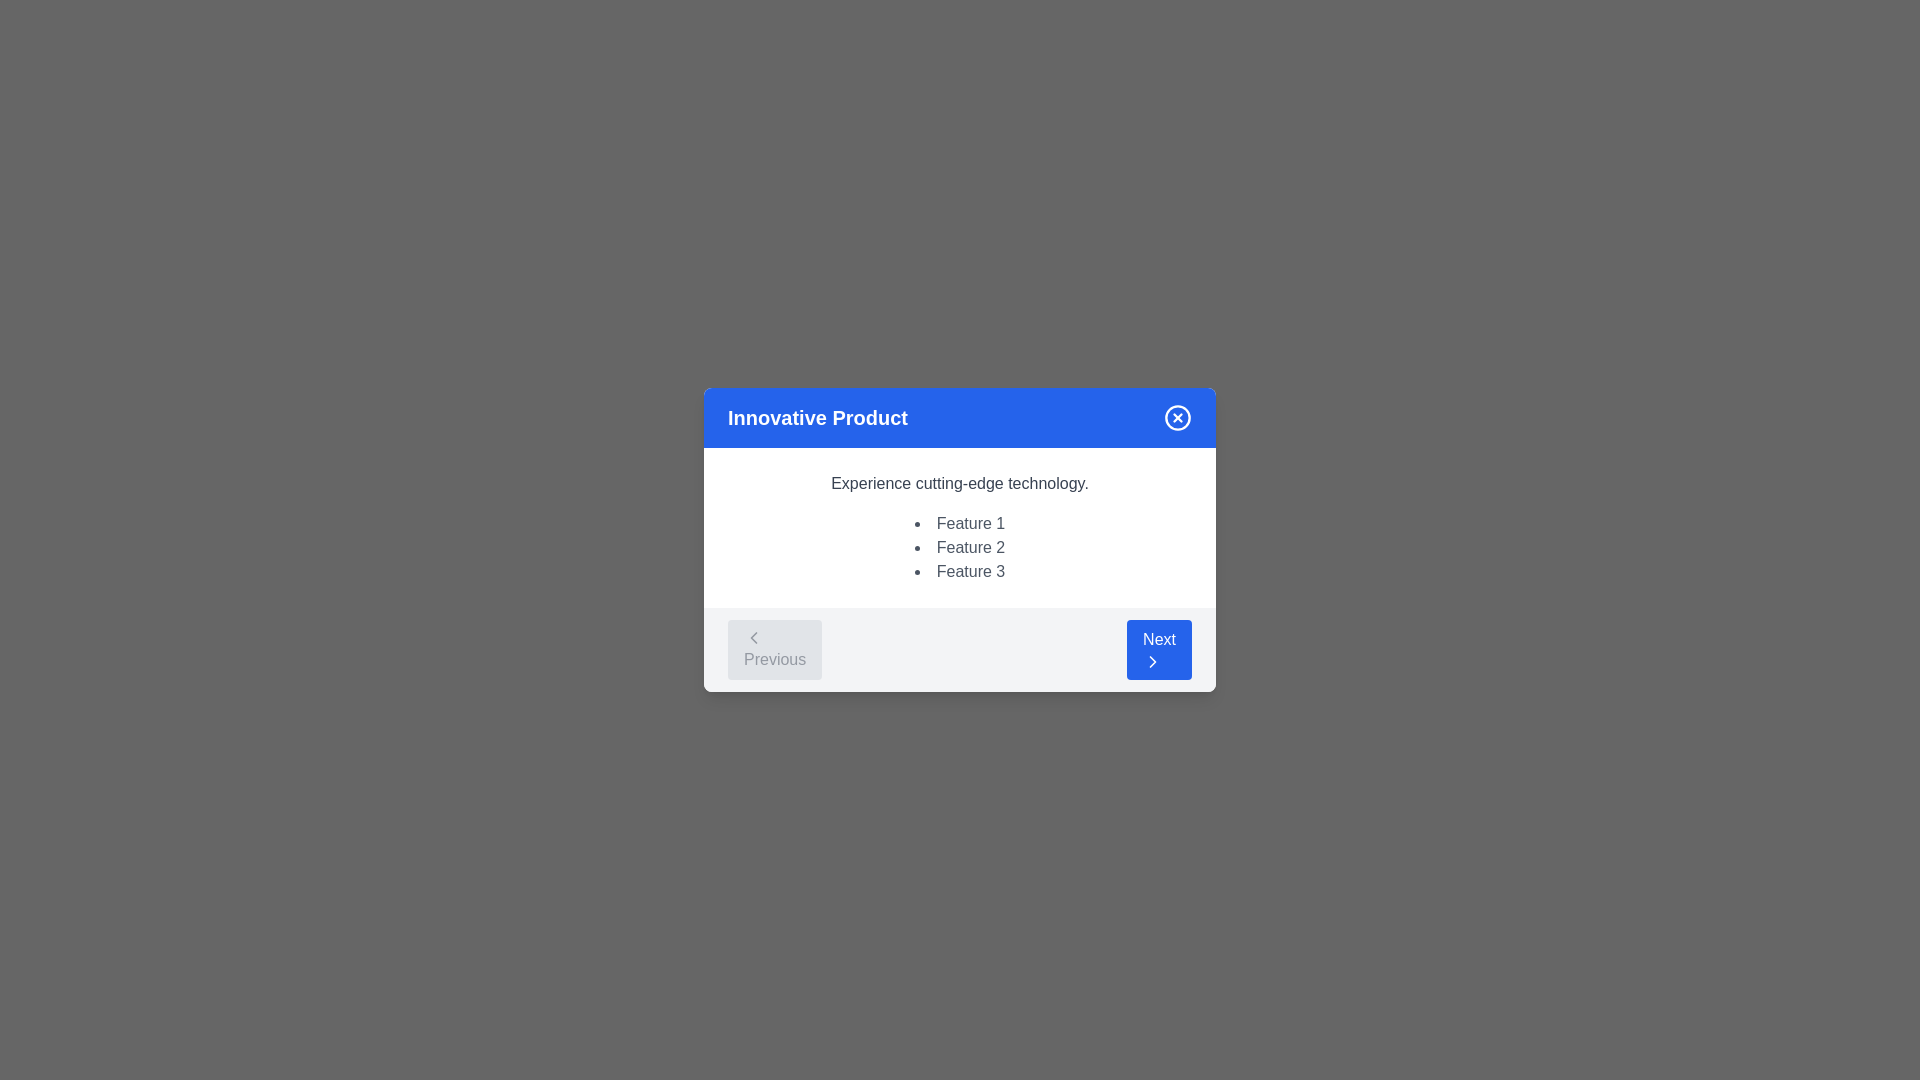  Describe the element at coordinates (1177, 416) in the screenshot. I see `the close button located in the top-right corner of the blue header section labeled 'Innovative Product'` at that location.